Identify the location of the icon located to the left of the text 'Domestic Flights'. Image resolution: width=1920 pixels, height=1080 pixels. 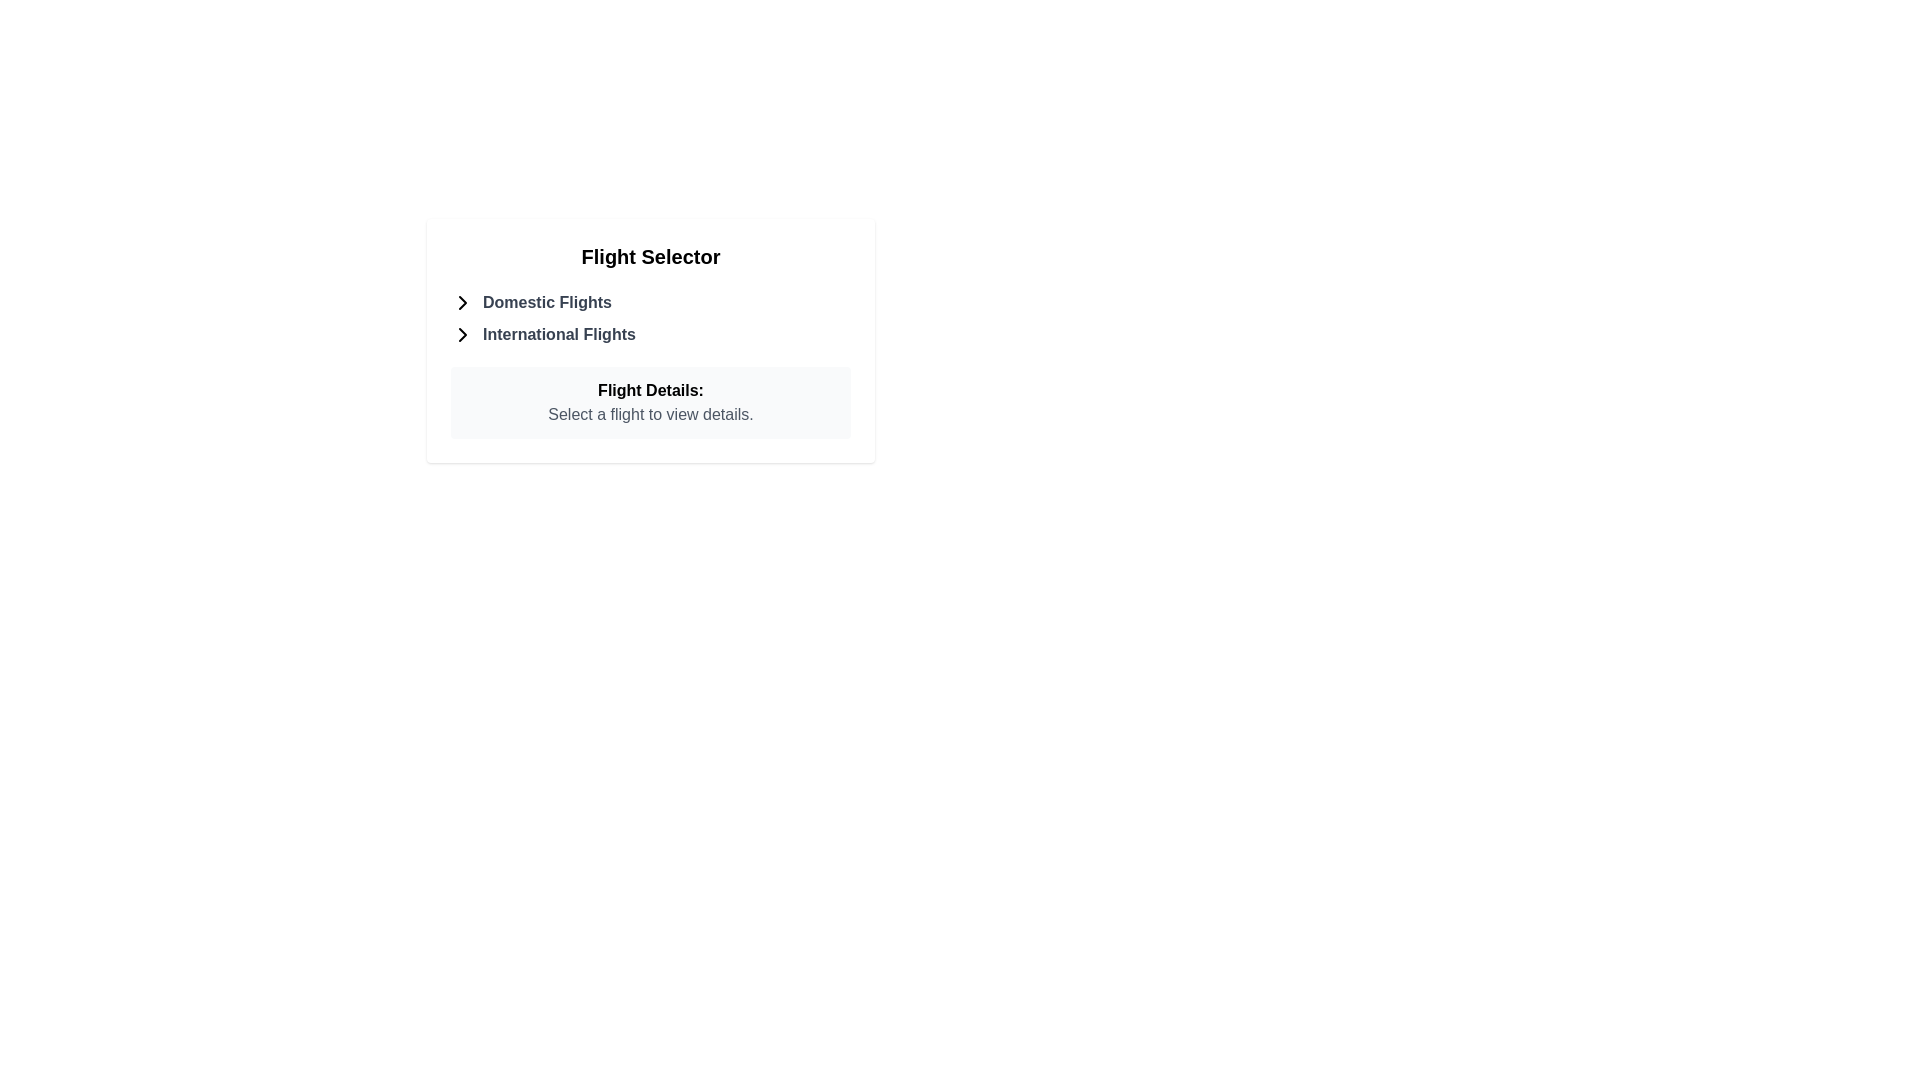
(461, 303).